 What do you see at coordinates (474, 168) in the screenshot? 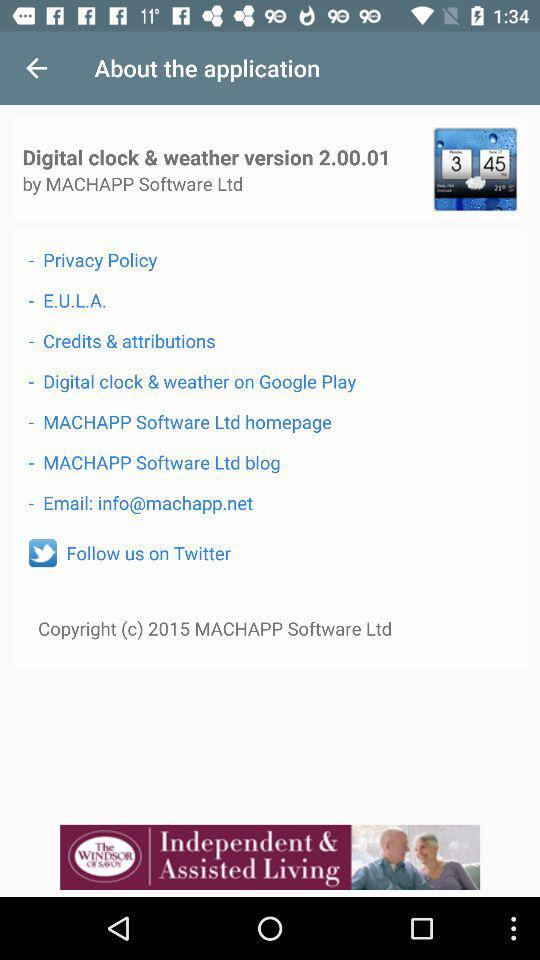
I see `see clock` at bounding box center [474, 168].